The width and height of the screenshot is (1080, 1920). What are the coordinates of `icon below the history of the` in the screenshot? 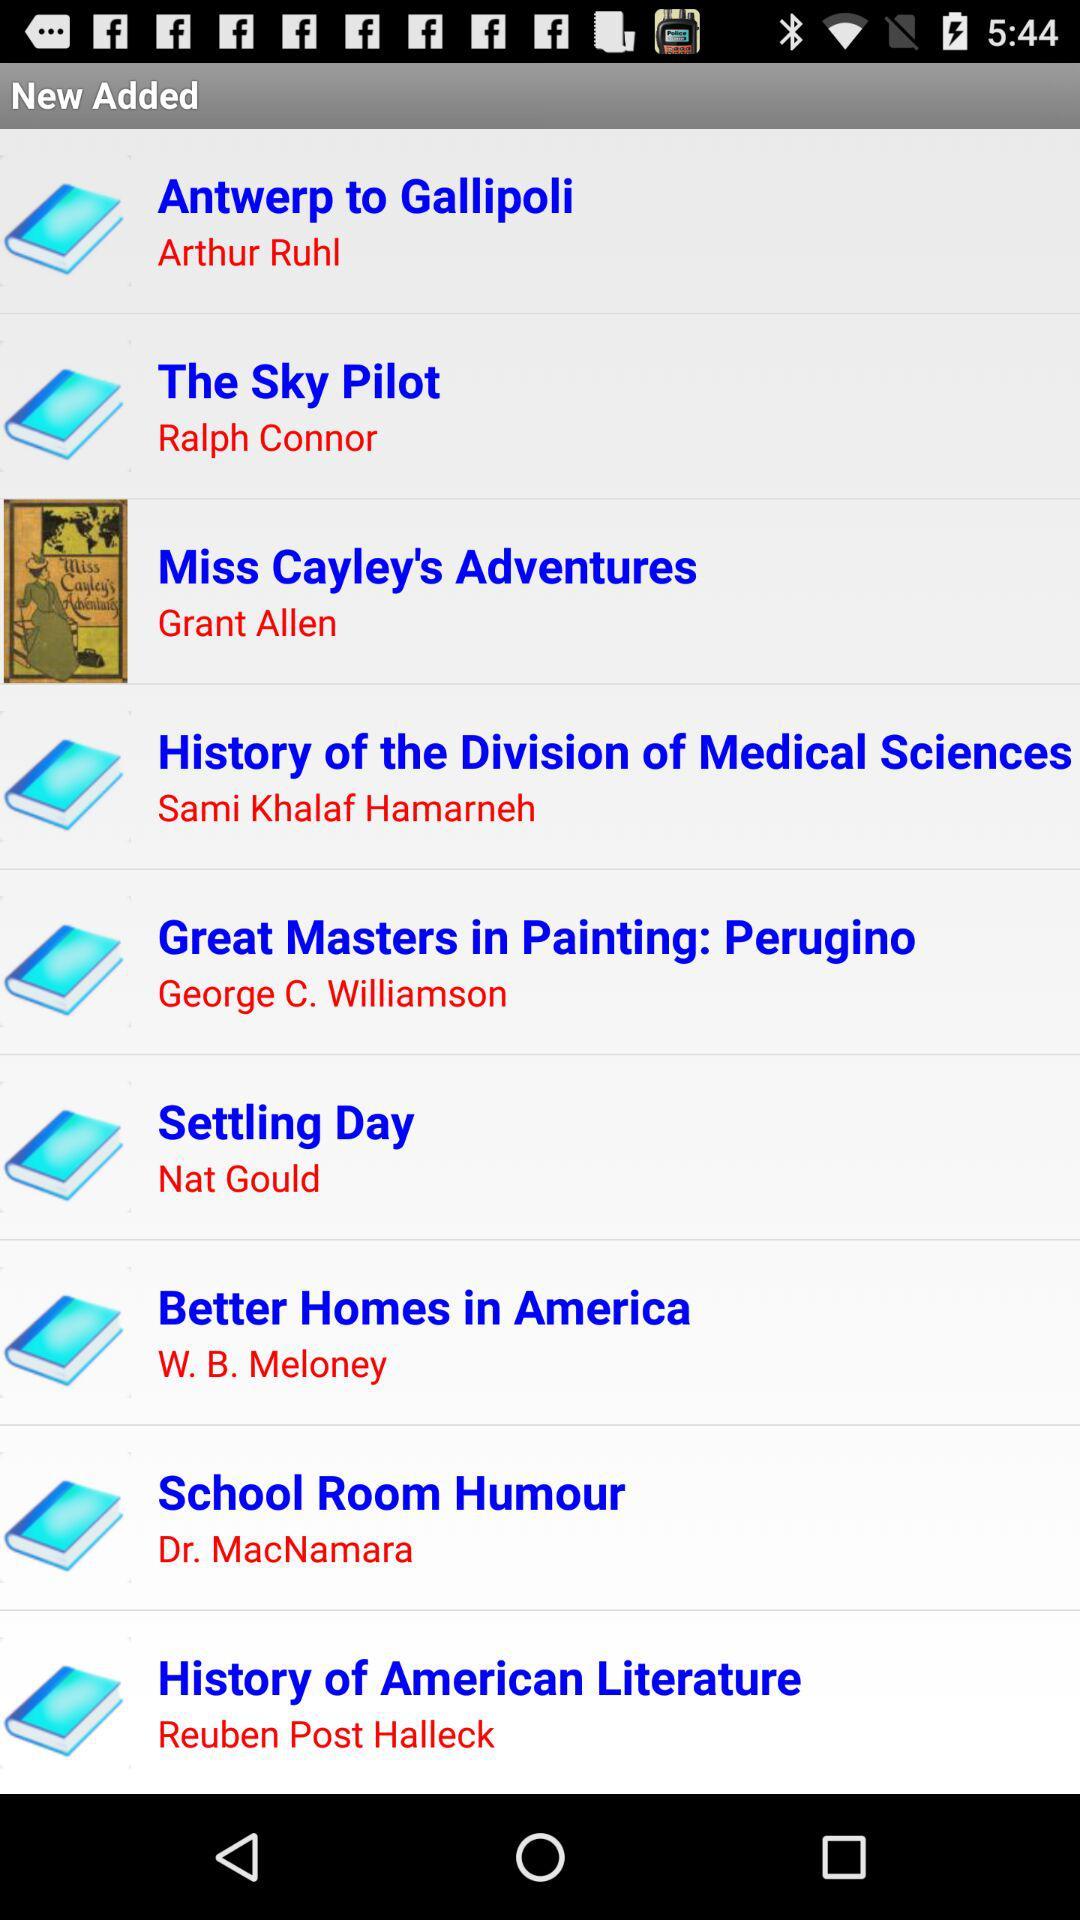 It's located at (345, 808).